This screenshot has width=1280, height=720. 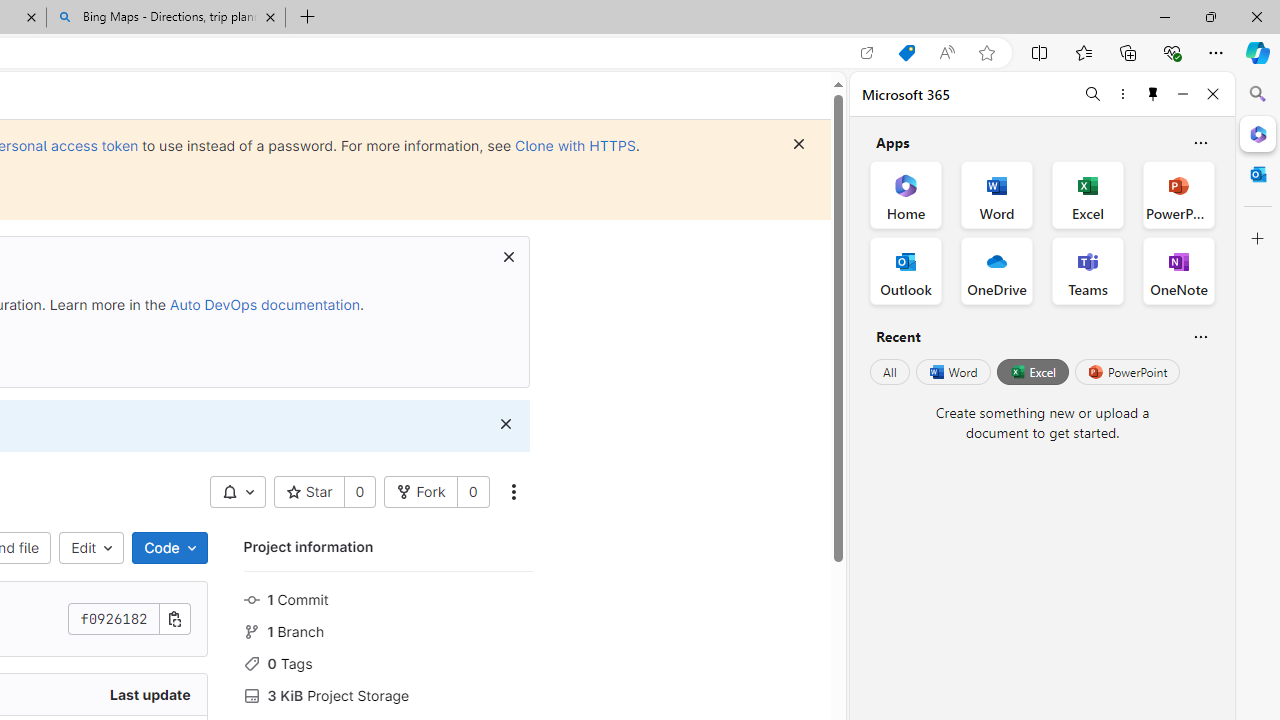 What do you see at coordinates (505, 423) in the screenshot?
I see `'Dismiss'` at bounding box center [505, 423].